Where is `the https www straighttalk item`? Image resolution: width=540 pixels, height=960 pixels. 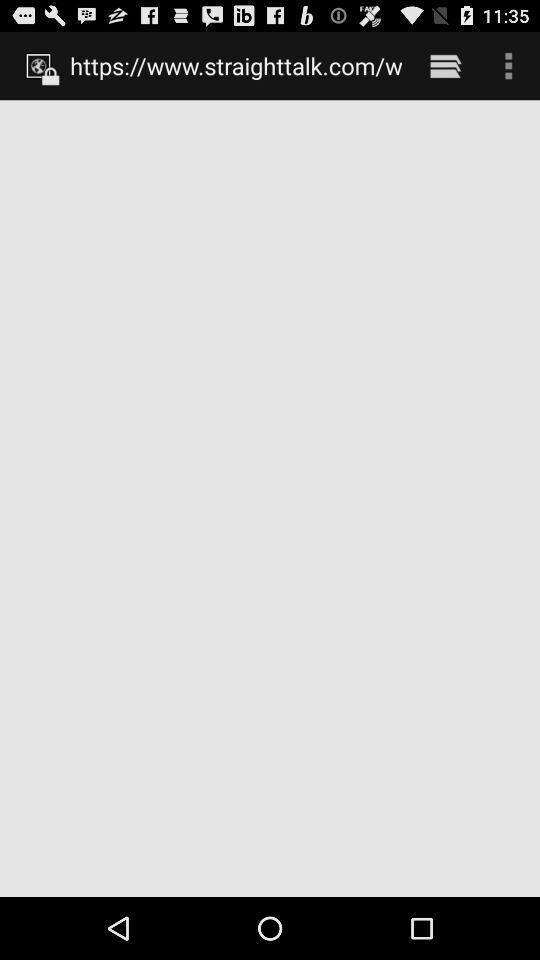
the https www straighttalk item is located at coordinates (235, 65).